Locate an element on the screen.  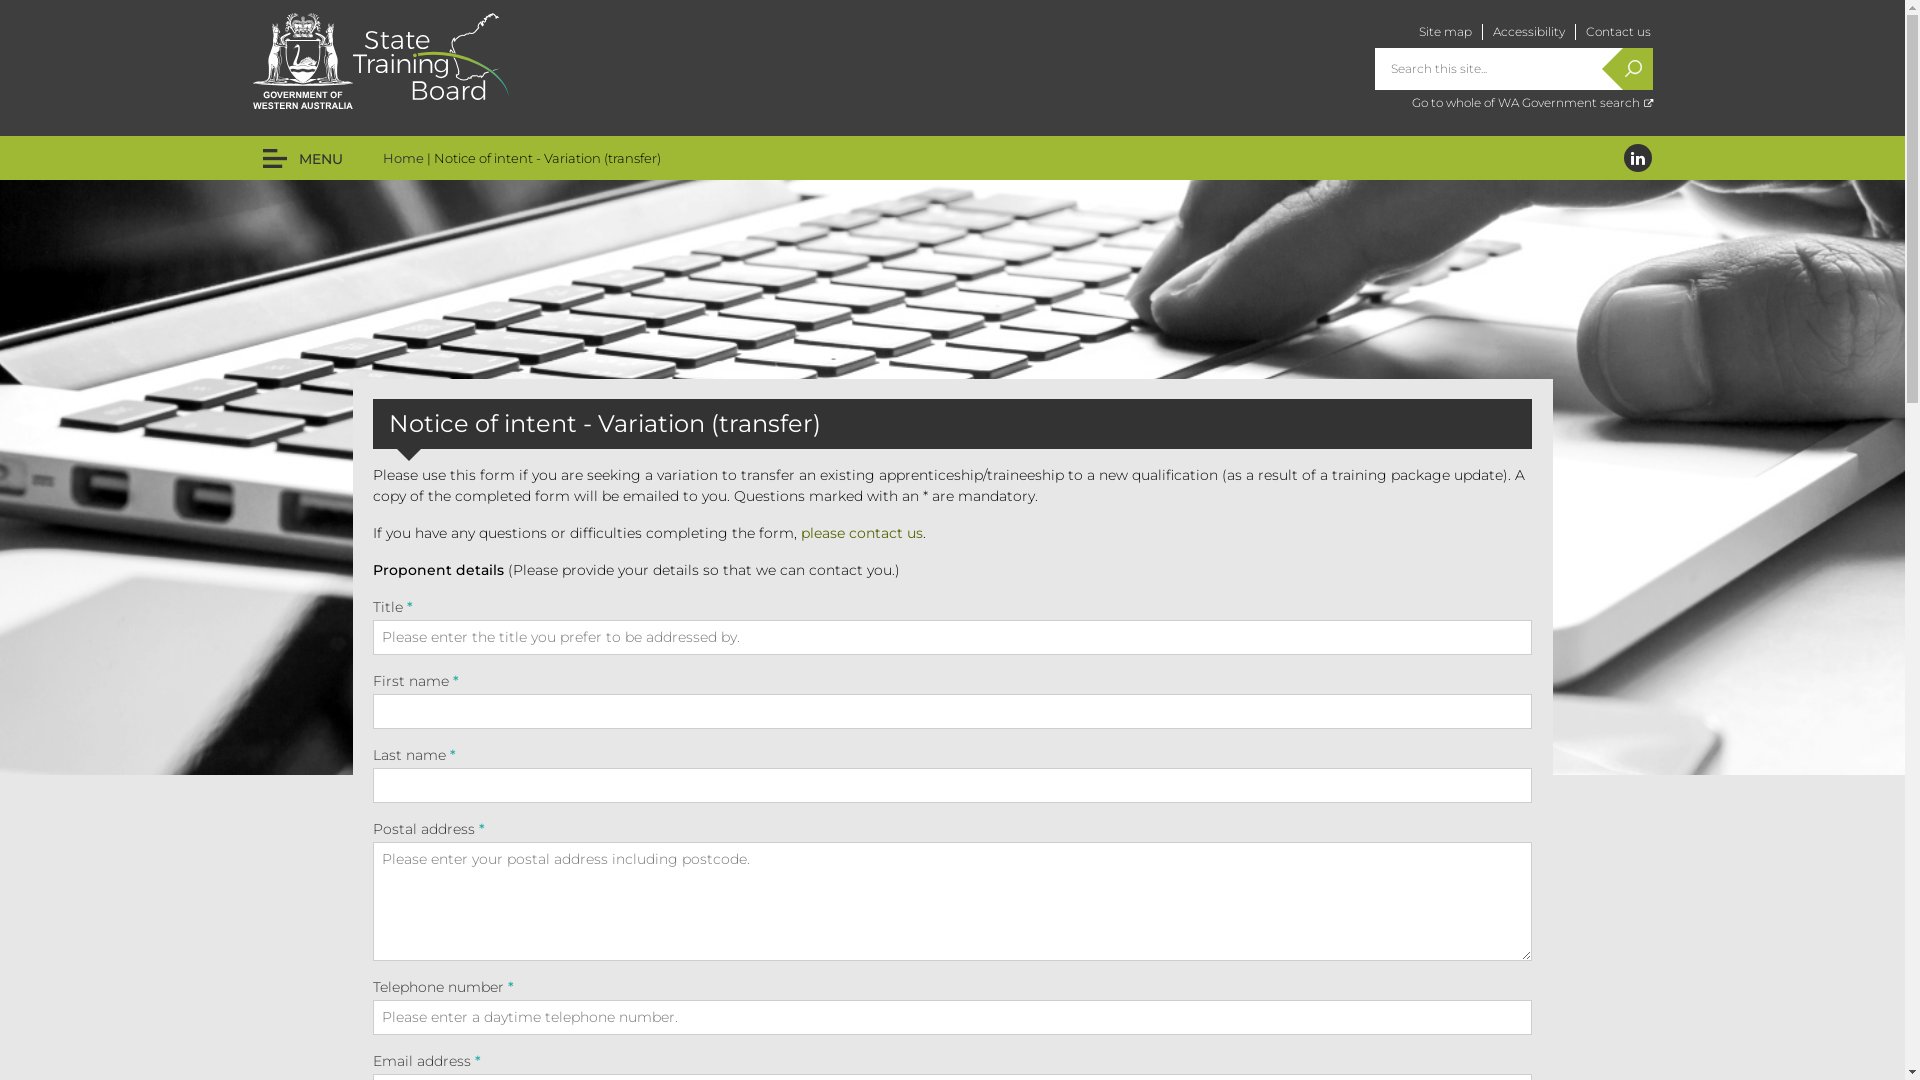
'Go to whole of WA Government search' is located at coordinates (1531, 102).